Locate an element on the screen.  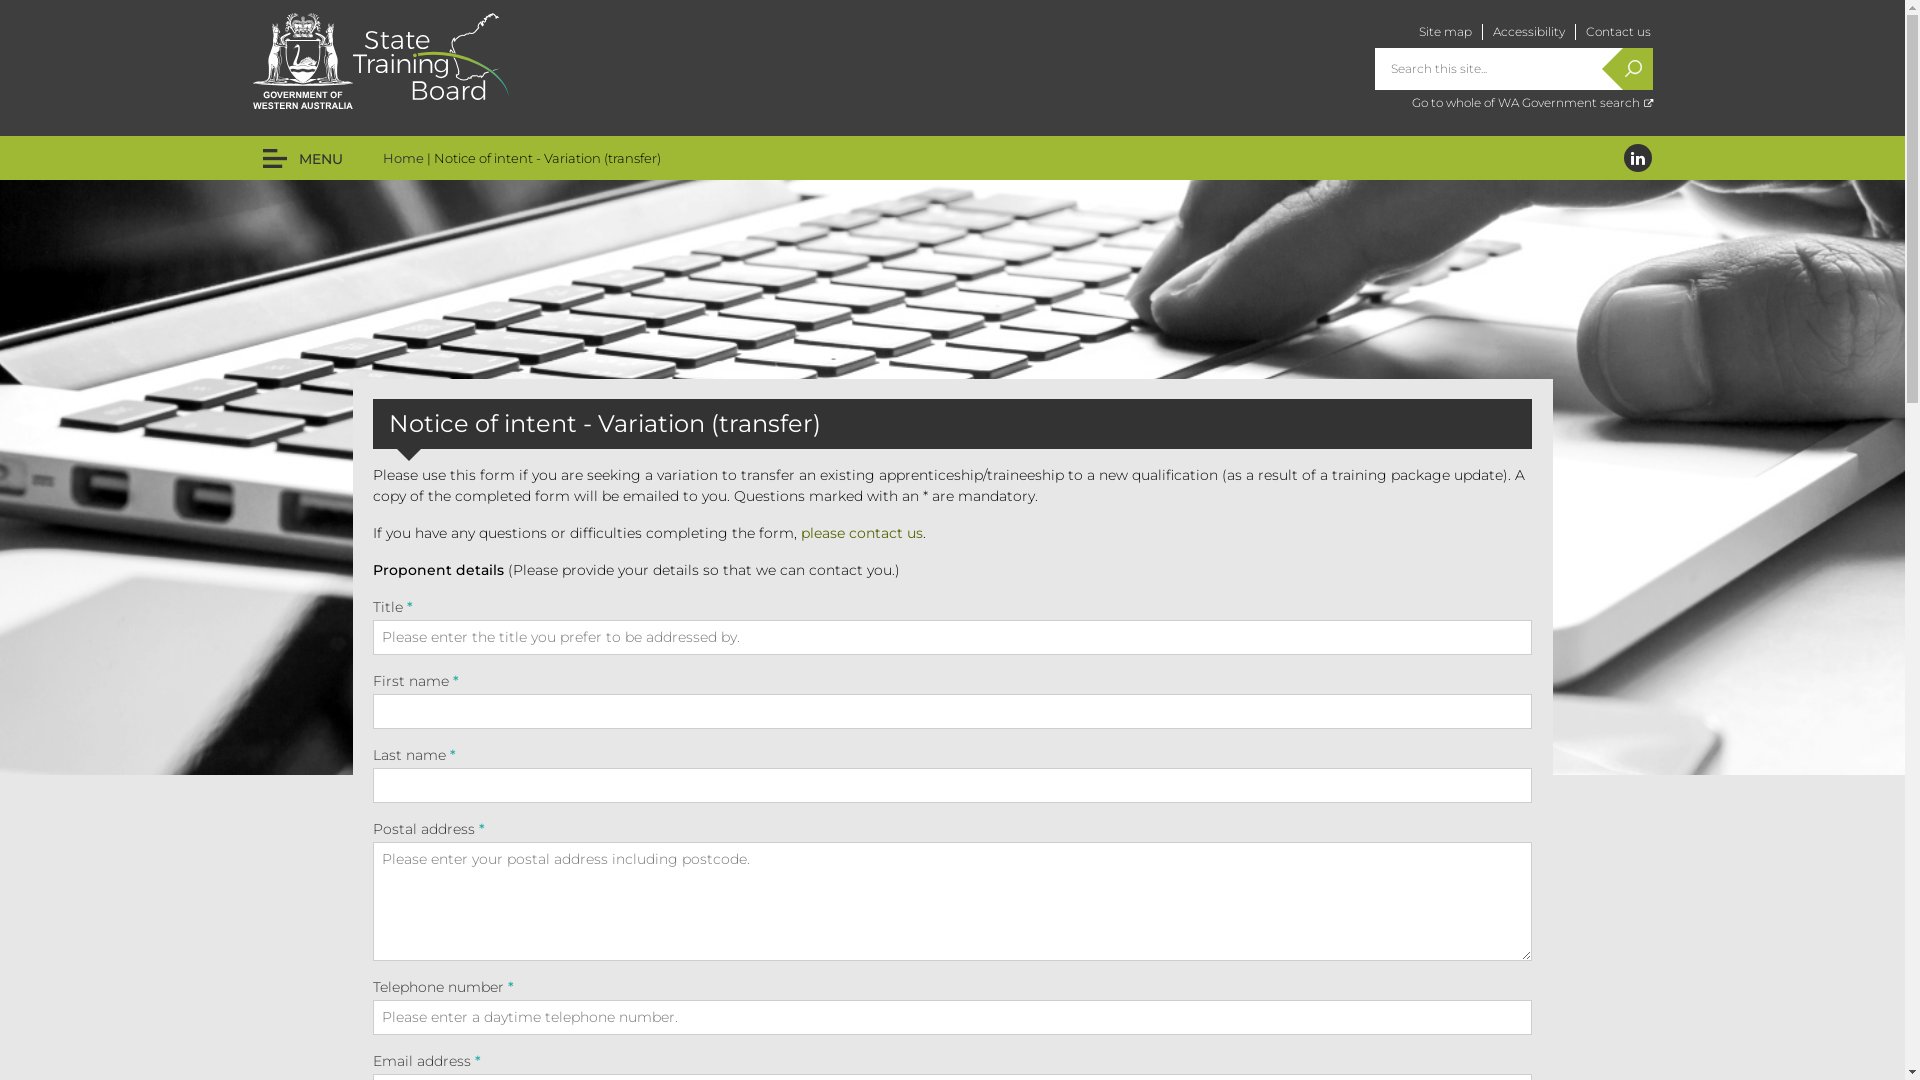
'Go to whole of WA Government search' is located at coordinates (1531, 102).